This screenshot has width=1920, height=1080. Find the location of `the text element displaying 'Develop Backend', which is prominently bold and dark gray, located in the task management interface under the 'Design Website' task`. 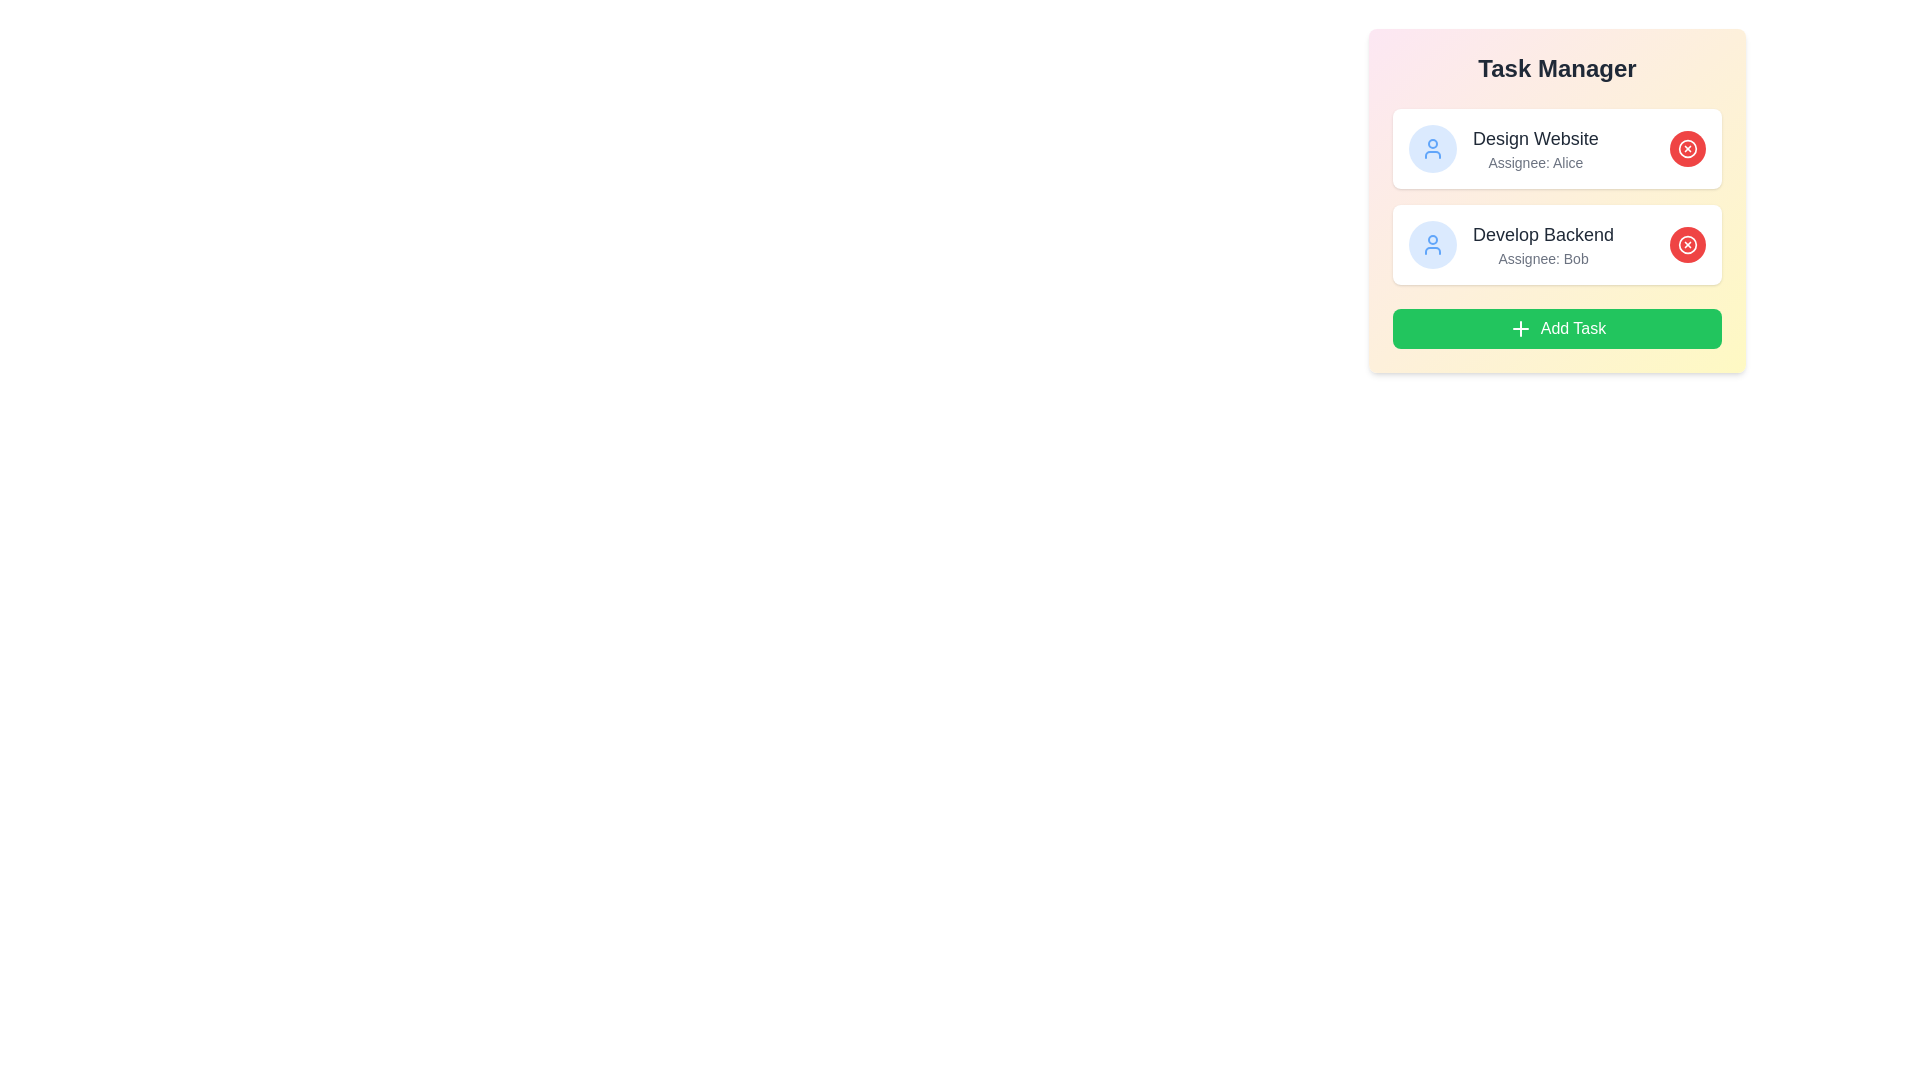

the text element displaying 'Develop Backend', which is prominently bold and dark gray, located in the task management interface under the 'Design Website' task is located at coordinates (1542, 234).